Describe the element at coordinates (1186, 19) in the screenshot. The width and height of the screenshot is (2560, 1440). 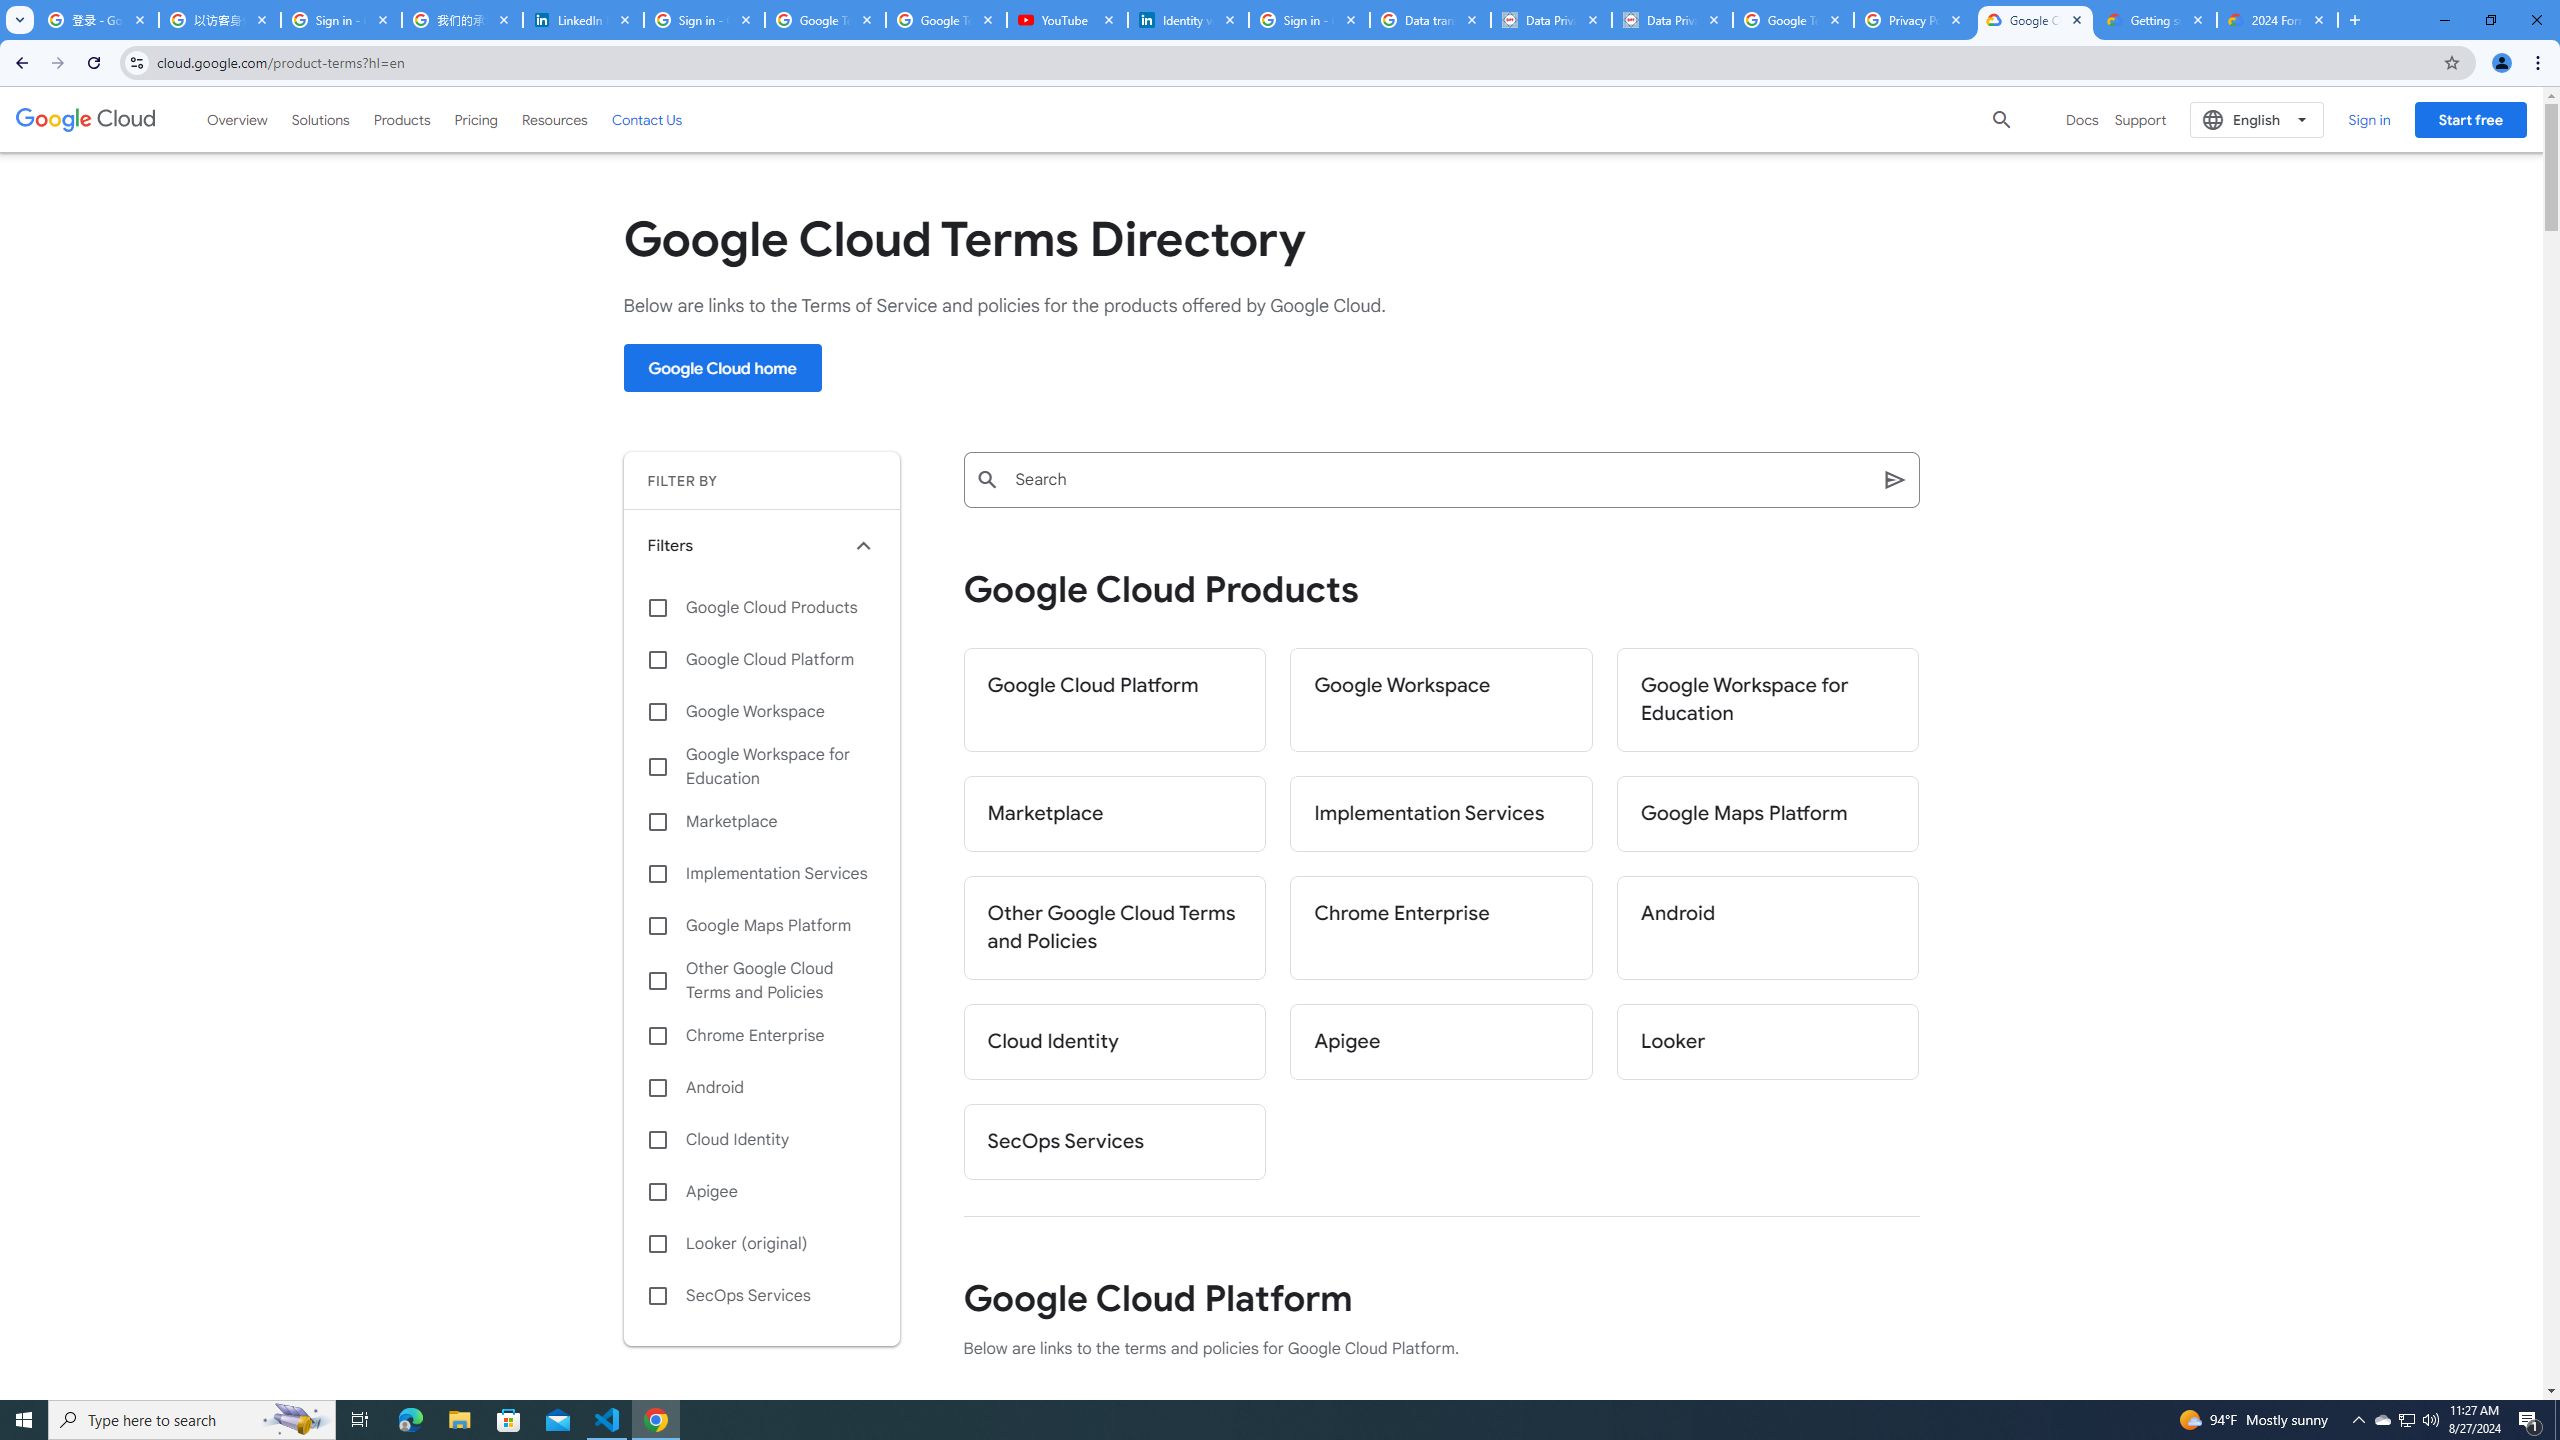
I see `'Identity verification via Persona | LinkedIn Help'` at that location.